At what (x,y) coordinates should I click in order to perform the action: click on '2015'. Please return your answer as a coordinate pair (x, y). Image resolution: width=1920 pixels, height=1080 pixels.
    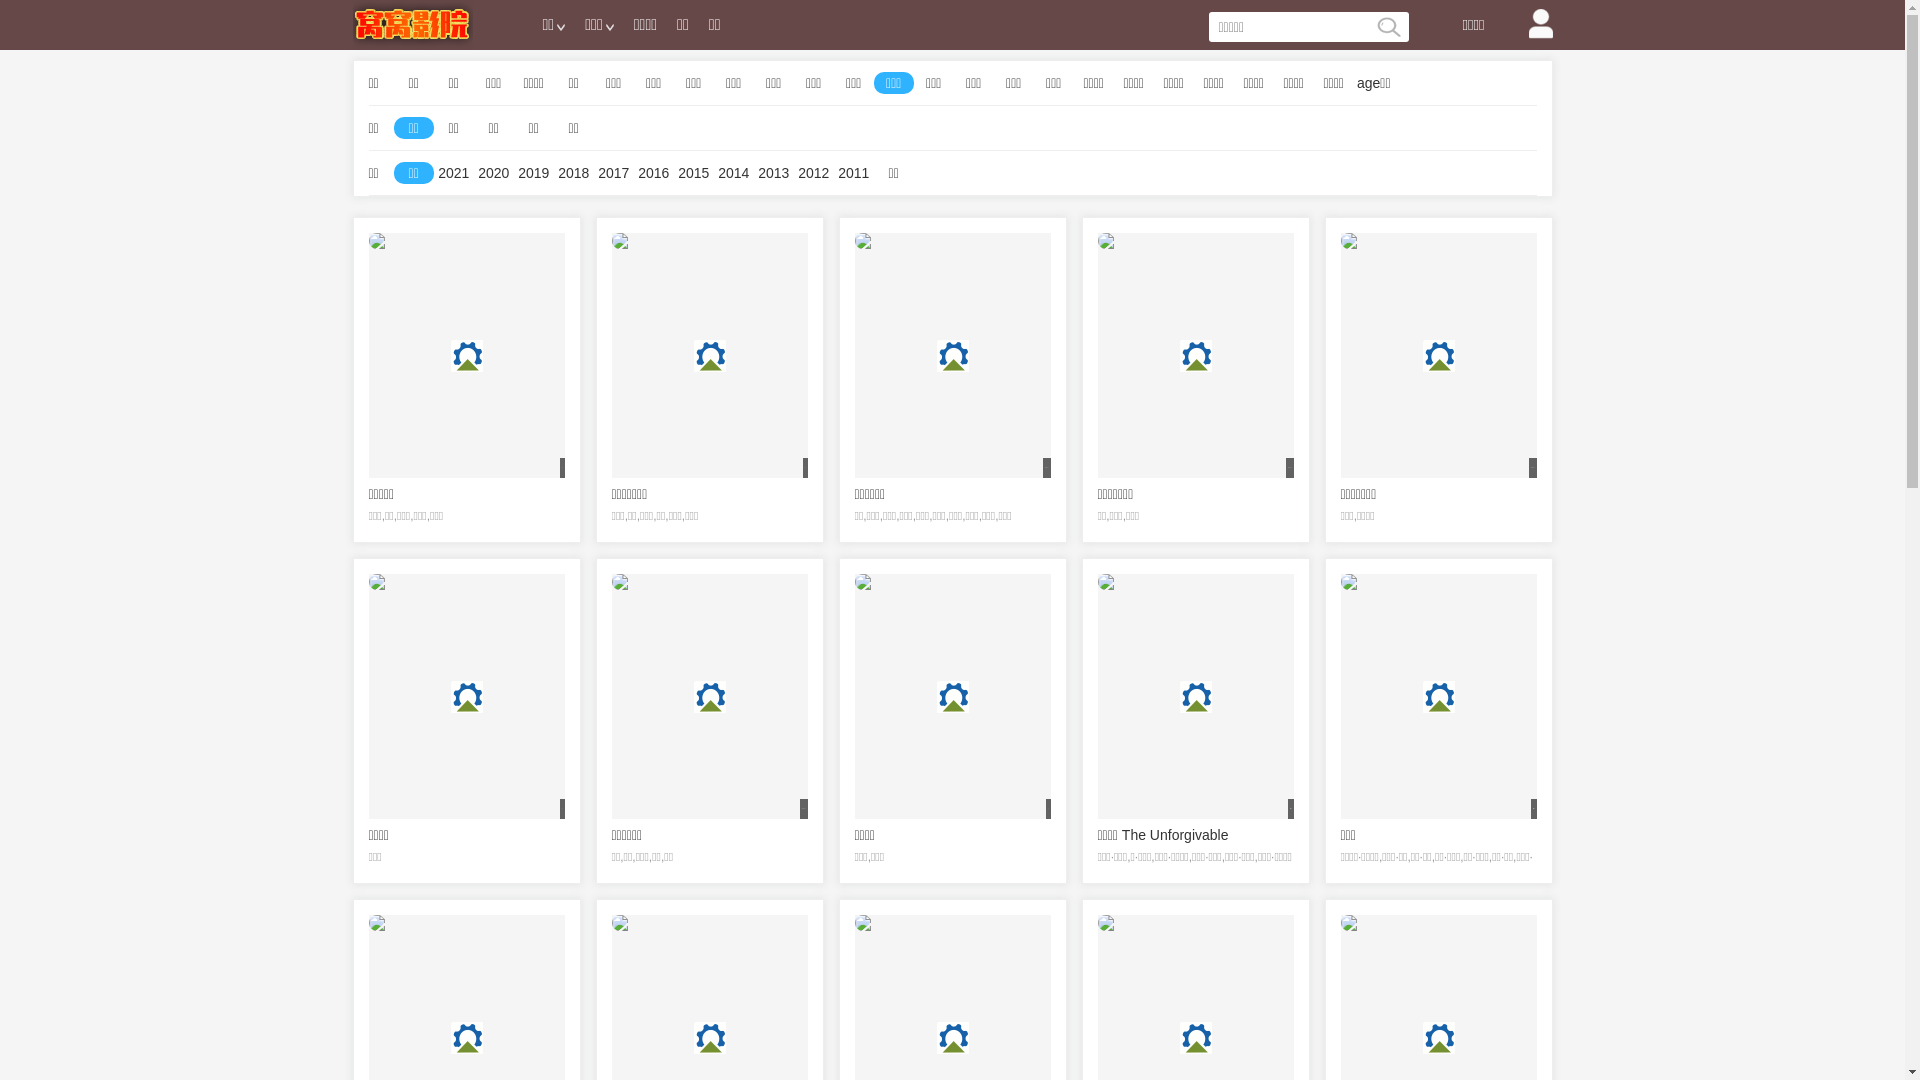
    Looking at the image, I should click on (693, 172).